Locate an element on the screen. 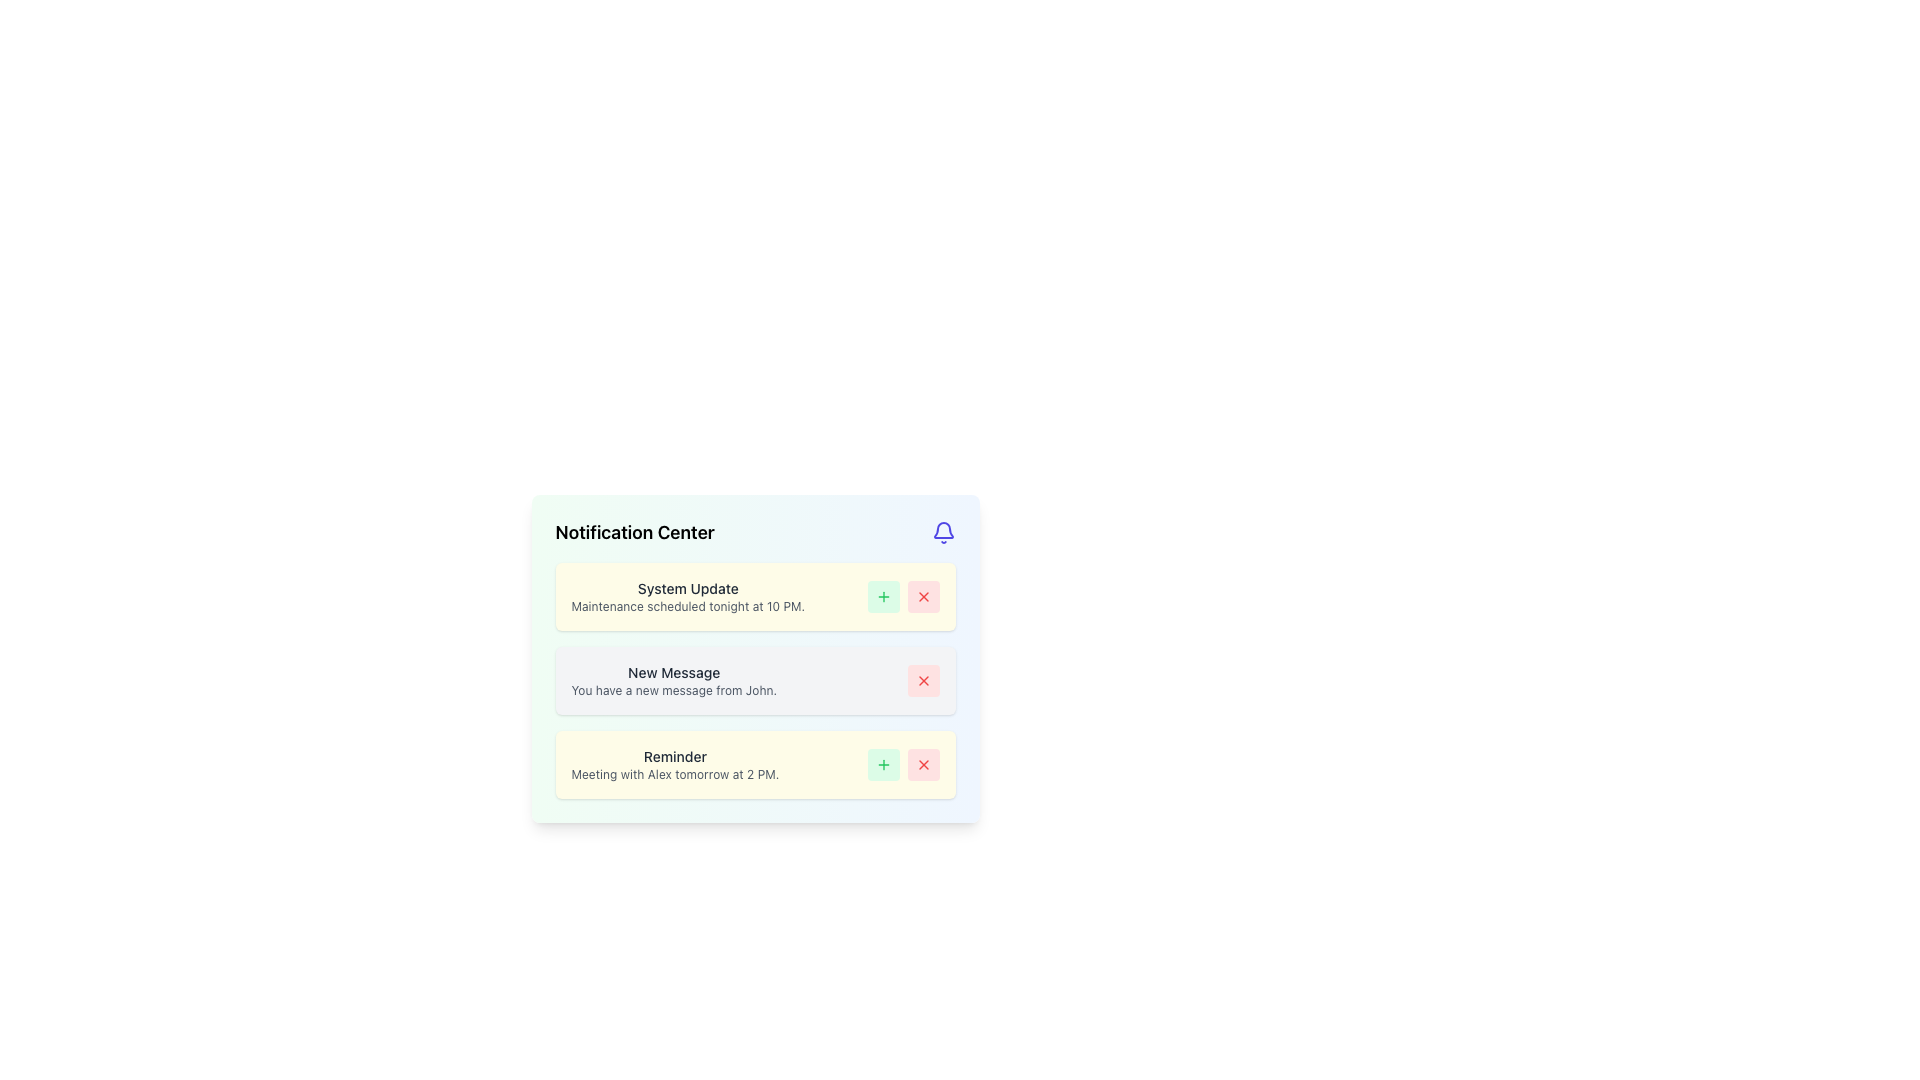 This screenshot has width=1920, height=1080. the red 'X' icon button located in the second 'New Message' notification card on the right side is located at coordinates (922, 680).